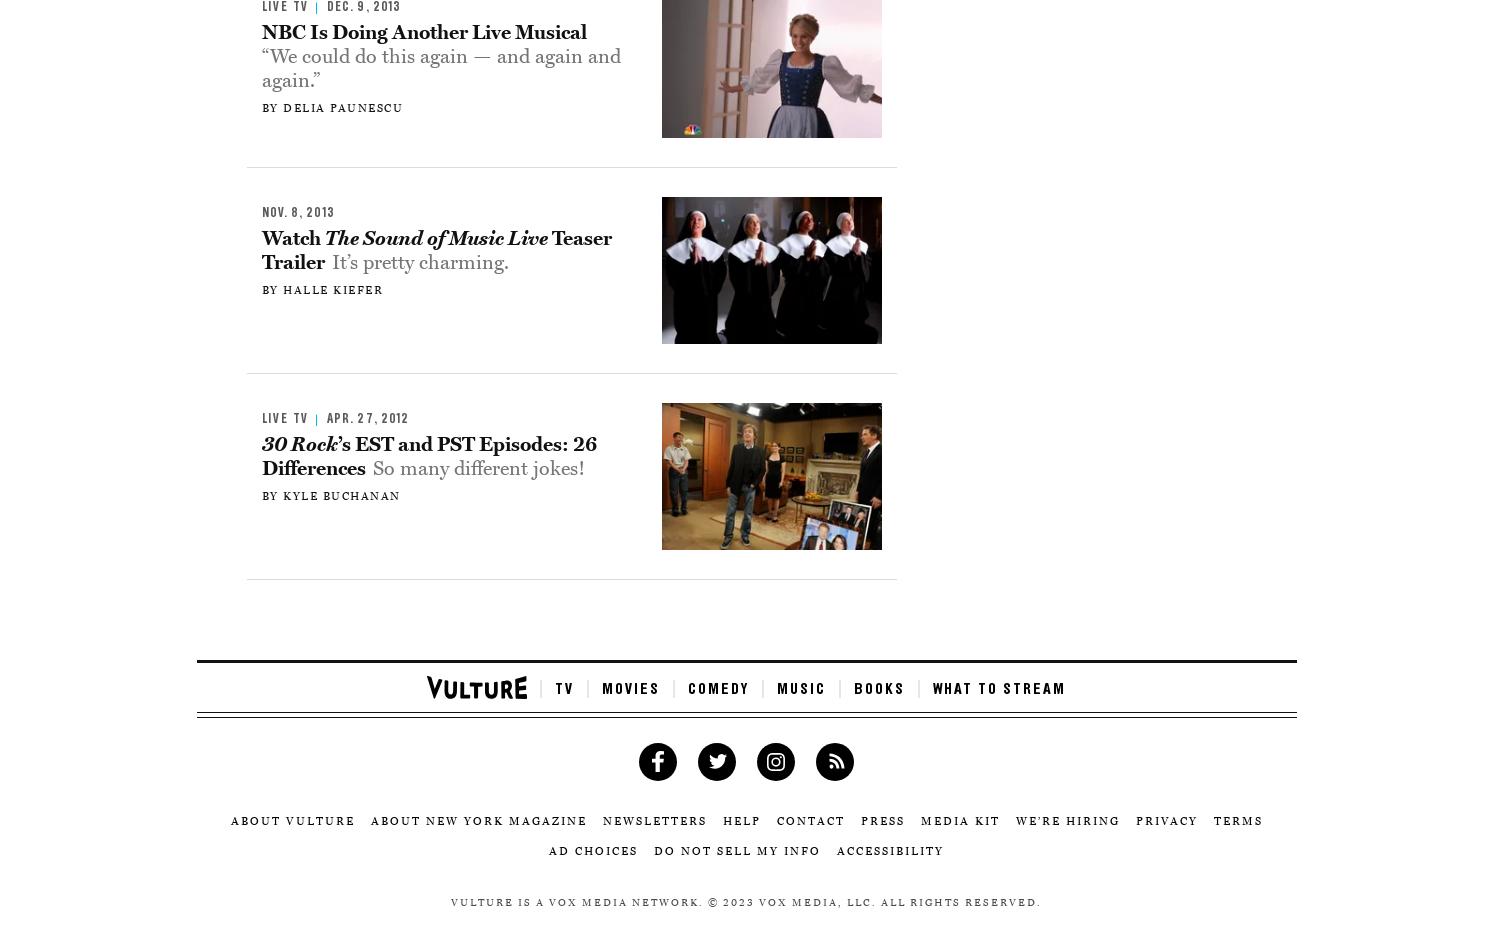 This screenshot has width=1493, height=949. I want to click on 'Comedy', so click(717, 688).